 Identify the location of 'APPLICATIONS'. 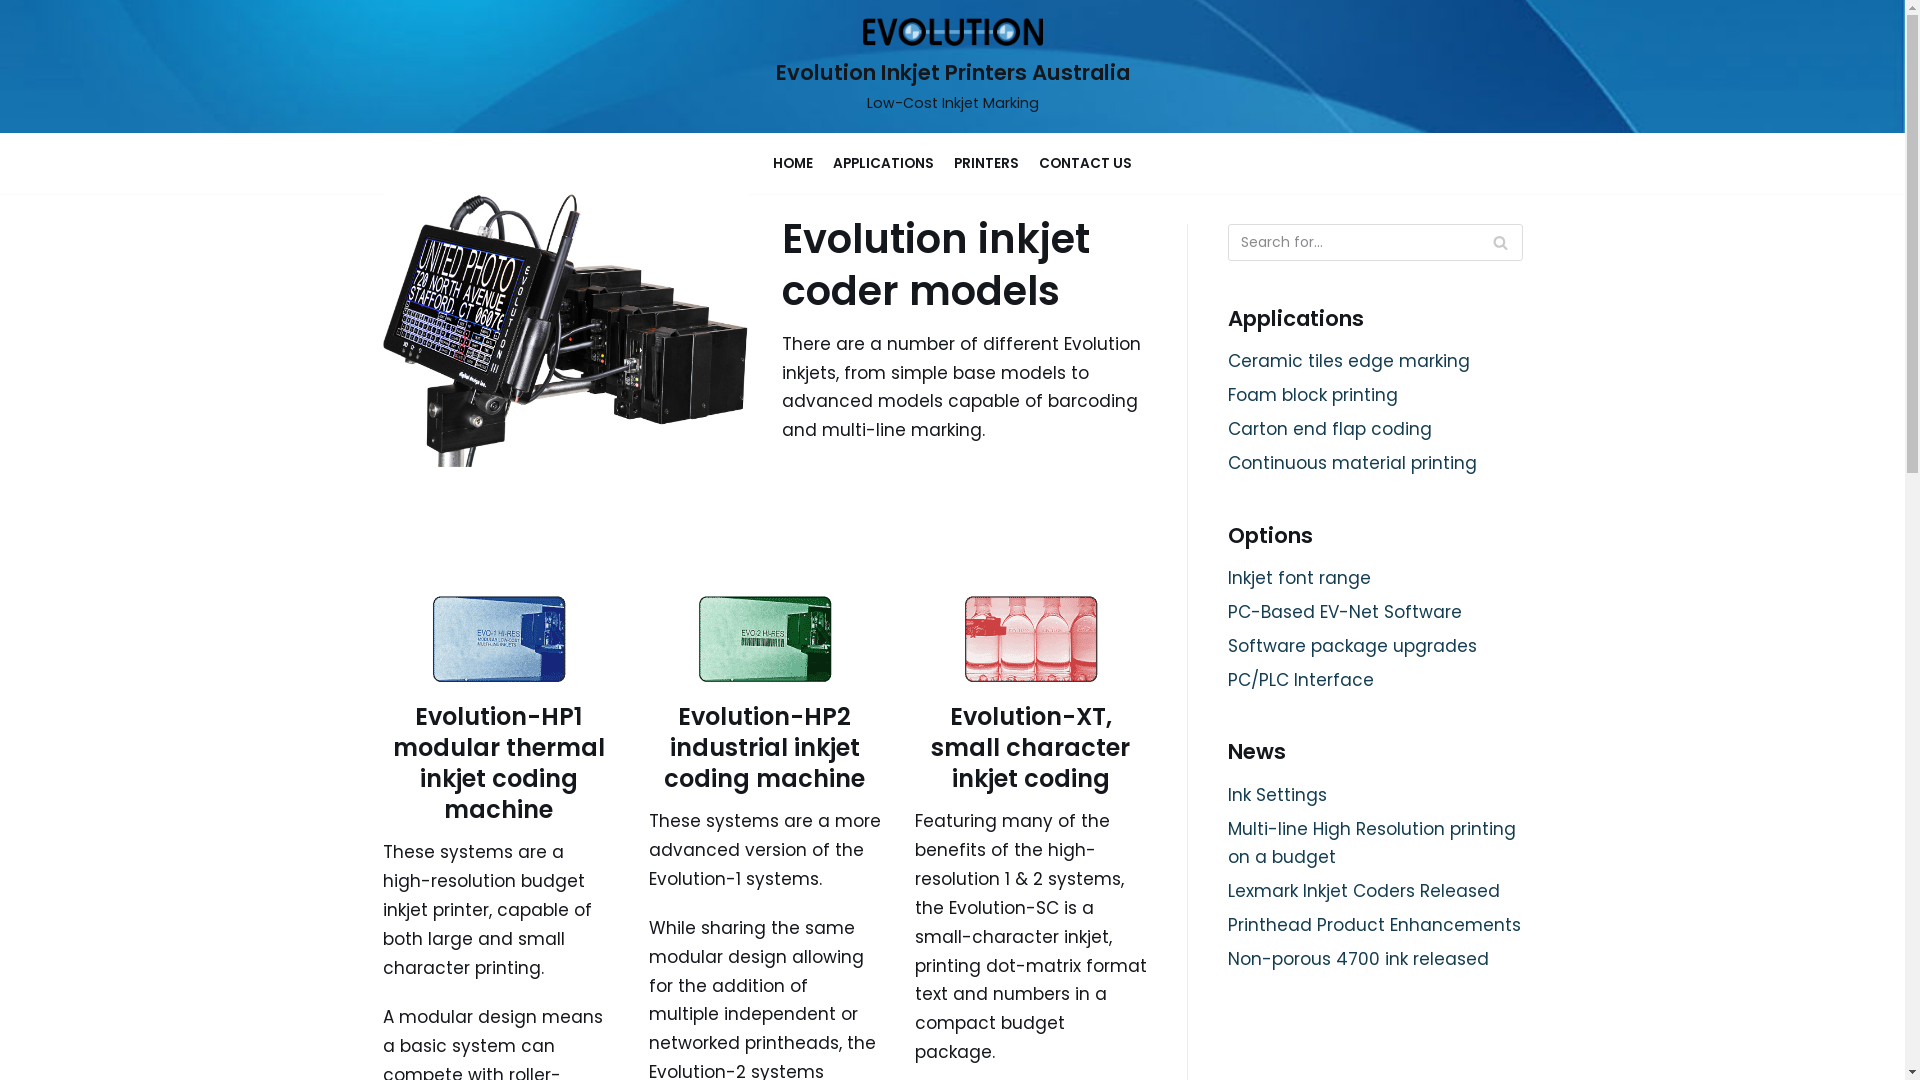
(882, 162).